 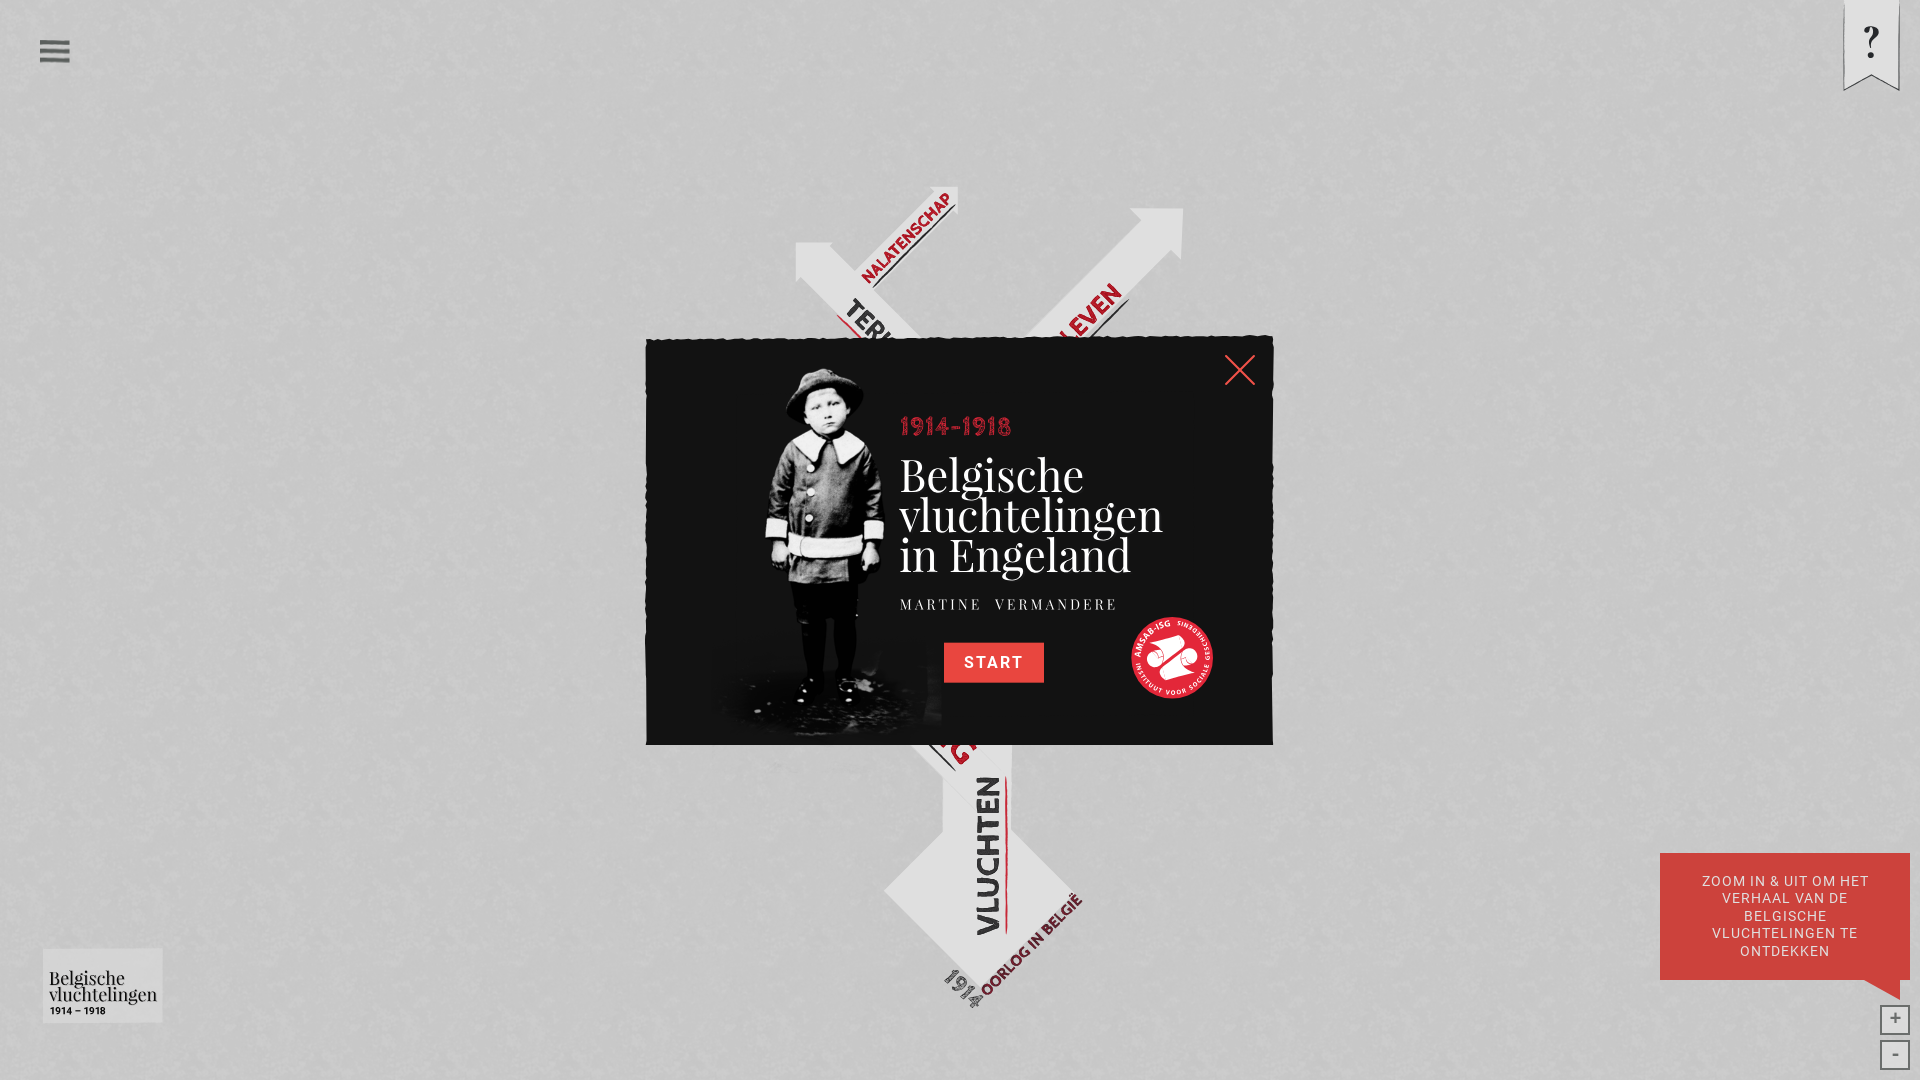 I want to click on '-', so click(x=1894, y=1054).